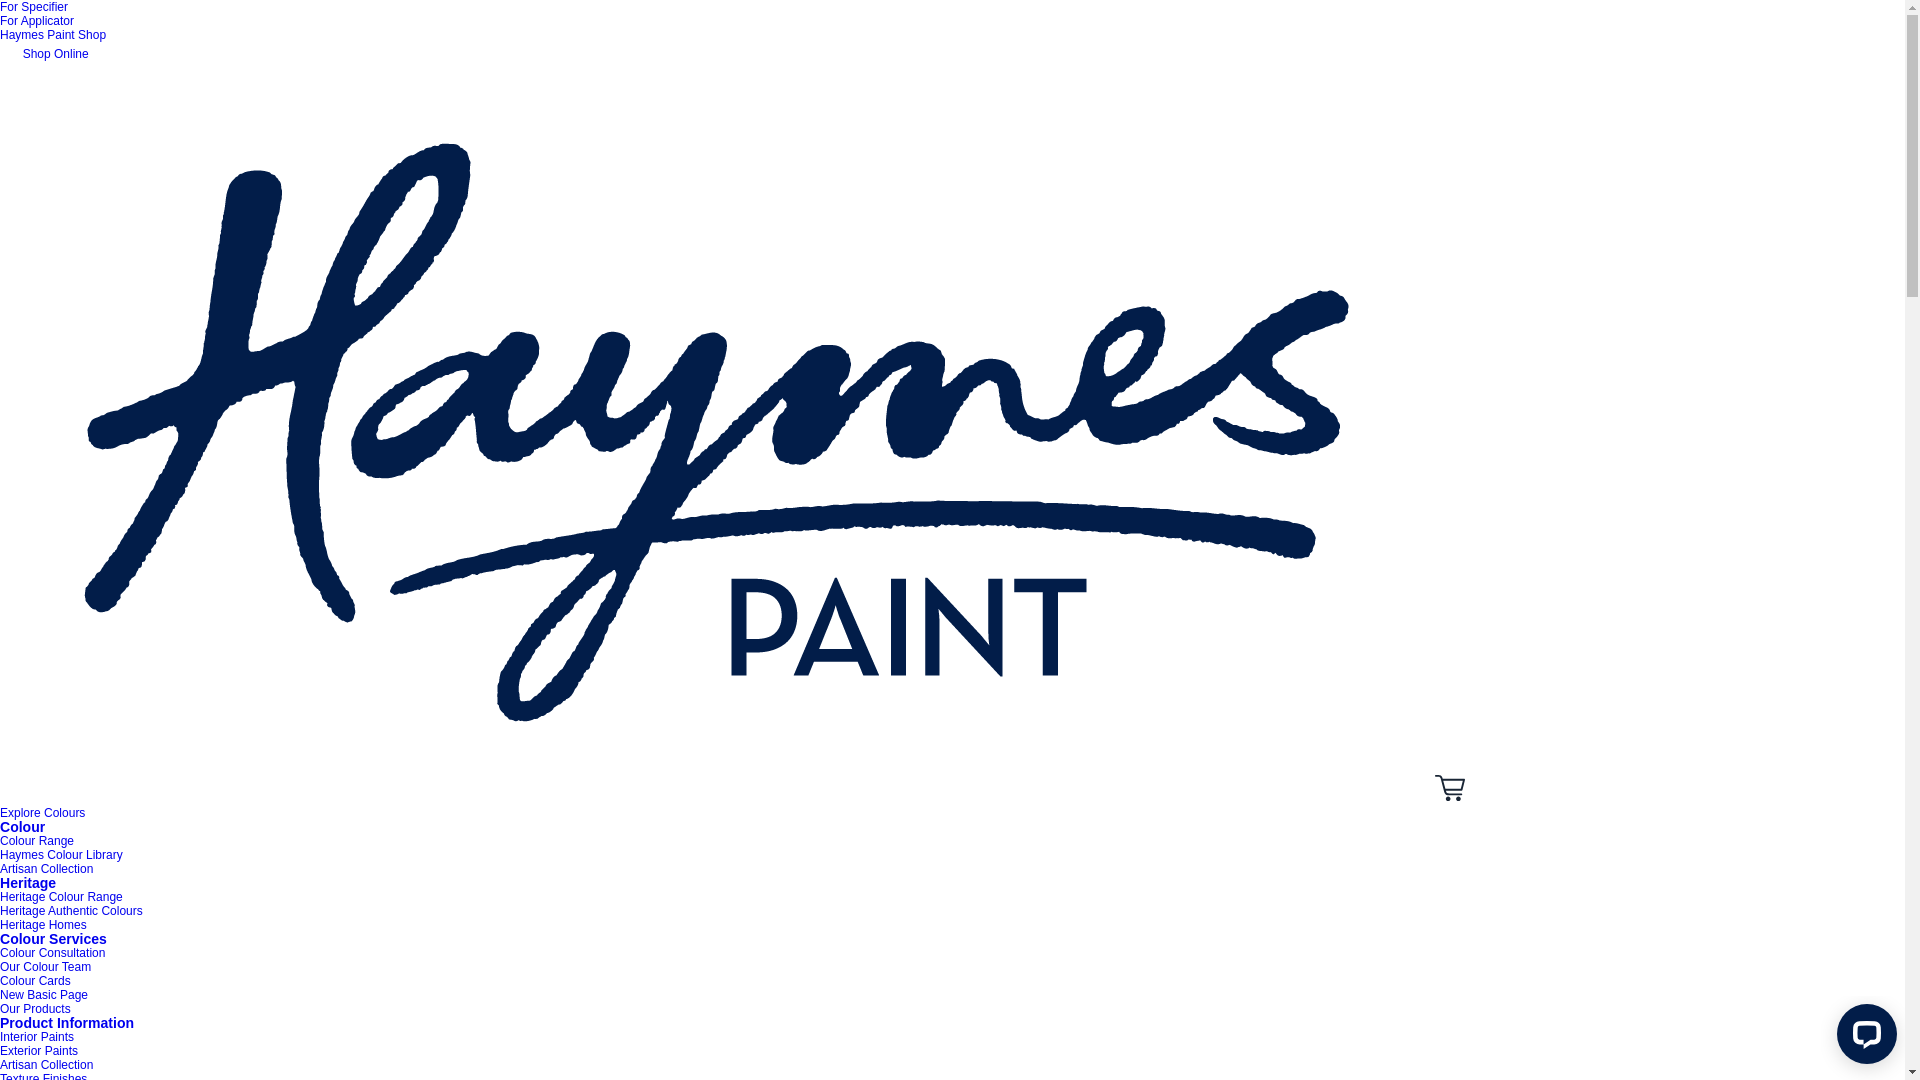  I want to click on 'Heritage Authentic Colours', so click(71, 910).